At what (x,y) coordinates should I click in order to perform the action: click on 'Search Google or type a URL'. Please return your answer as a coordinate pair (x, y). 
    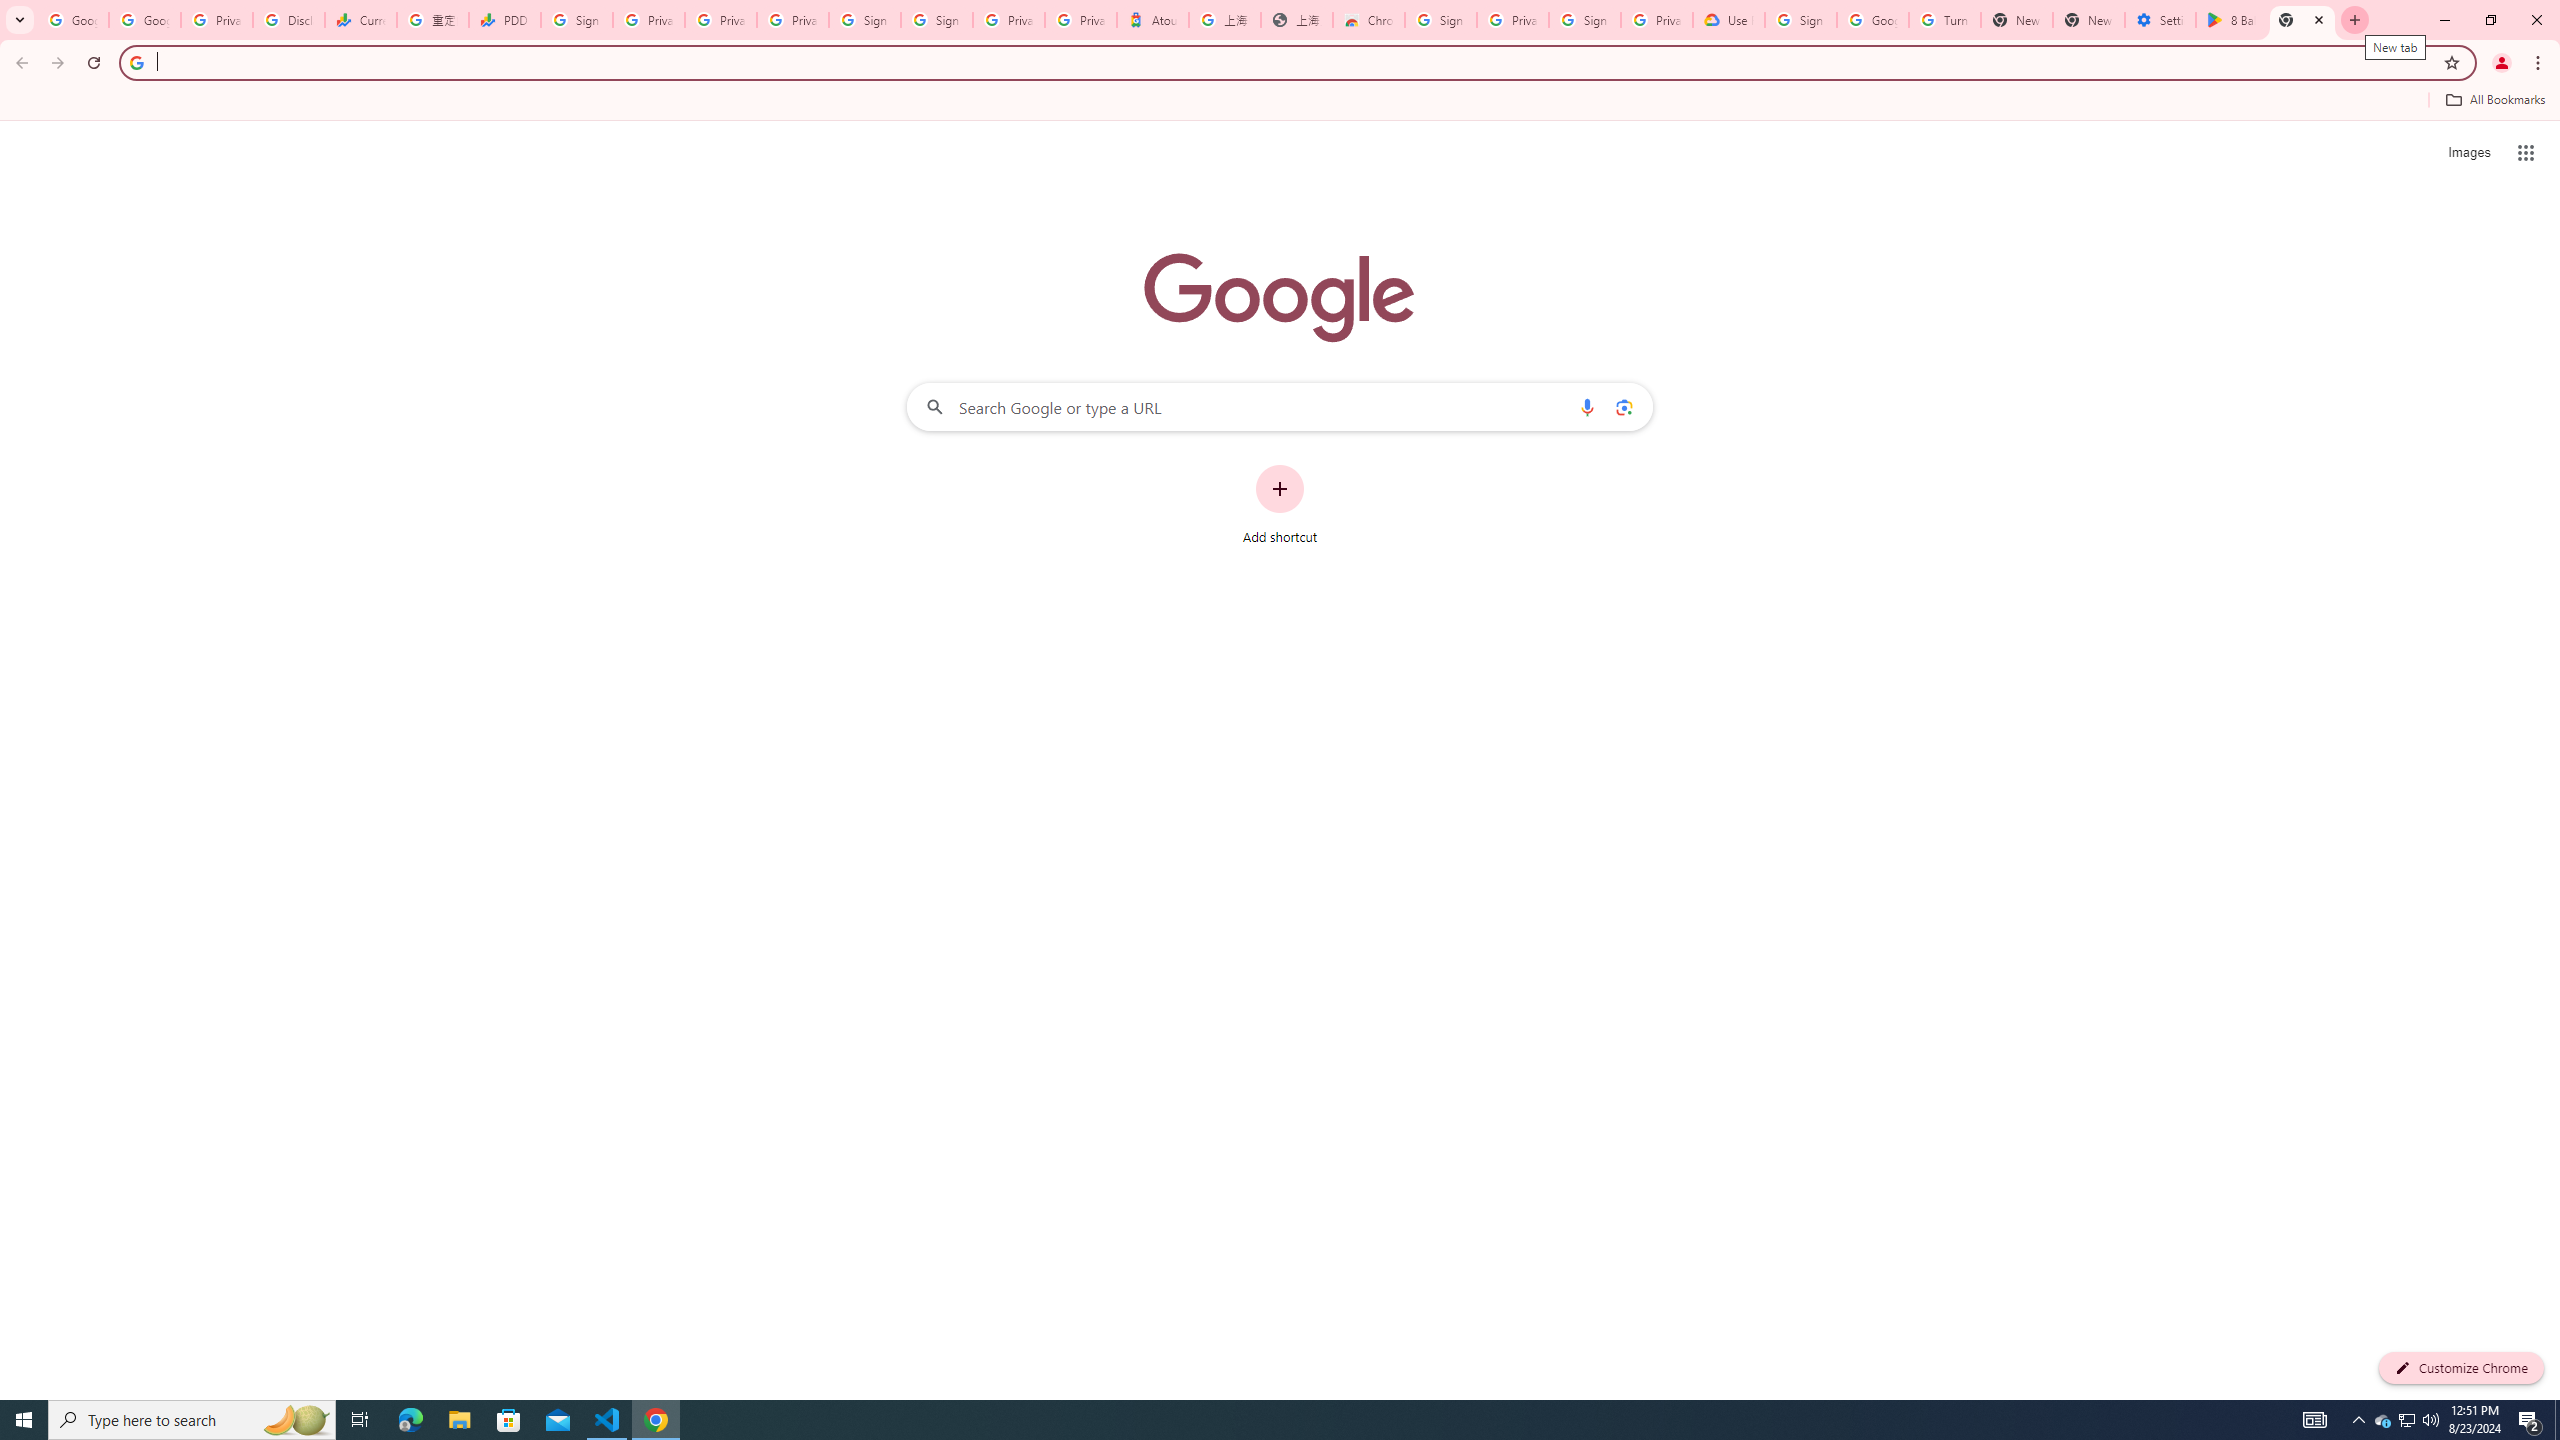
    Looking at the image, I should click on (1280, 405).